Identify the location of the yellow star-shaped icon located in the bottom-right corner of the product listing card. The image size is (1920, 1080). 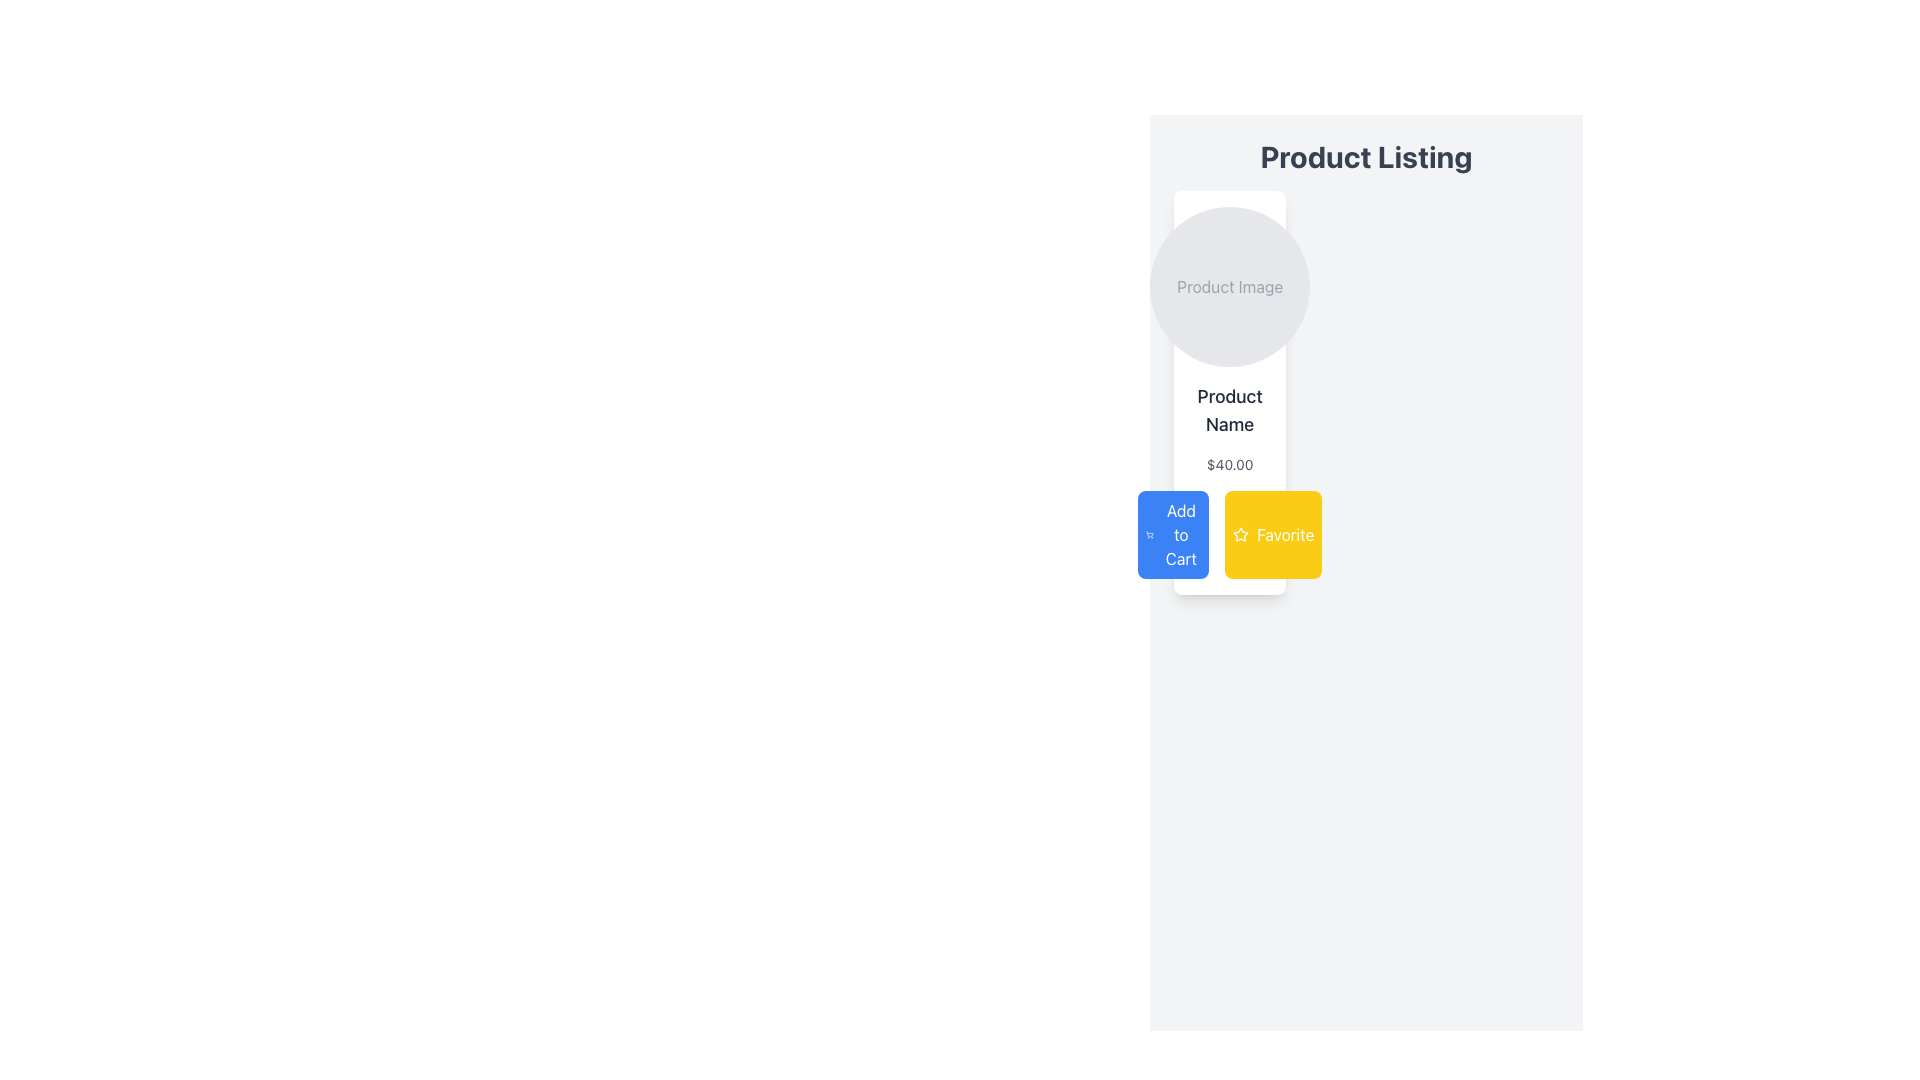
(1240, 533).